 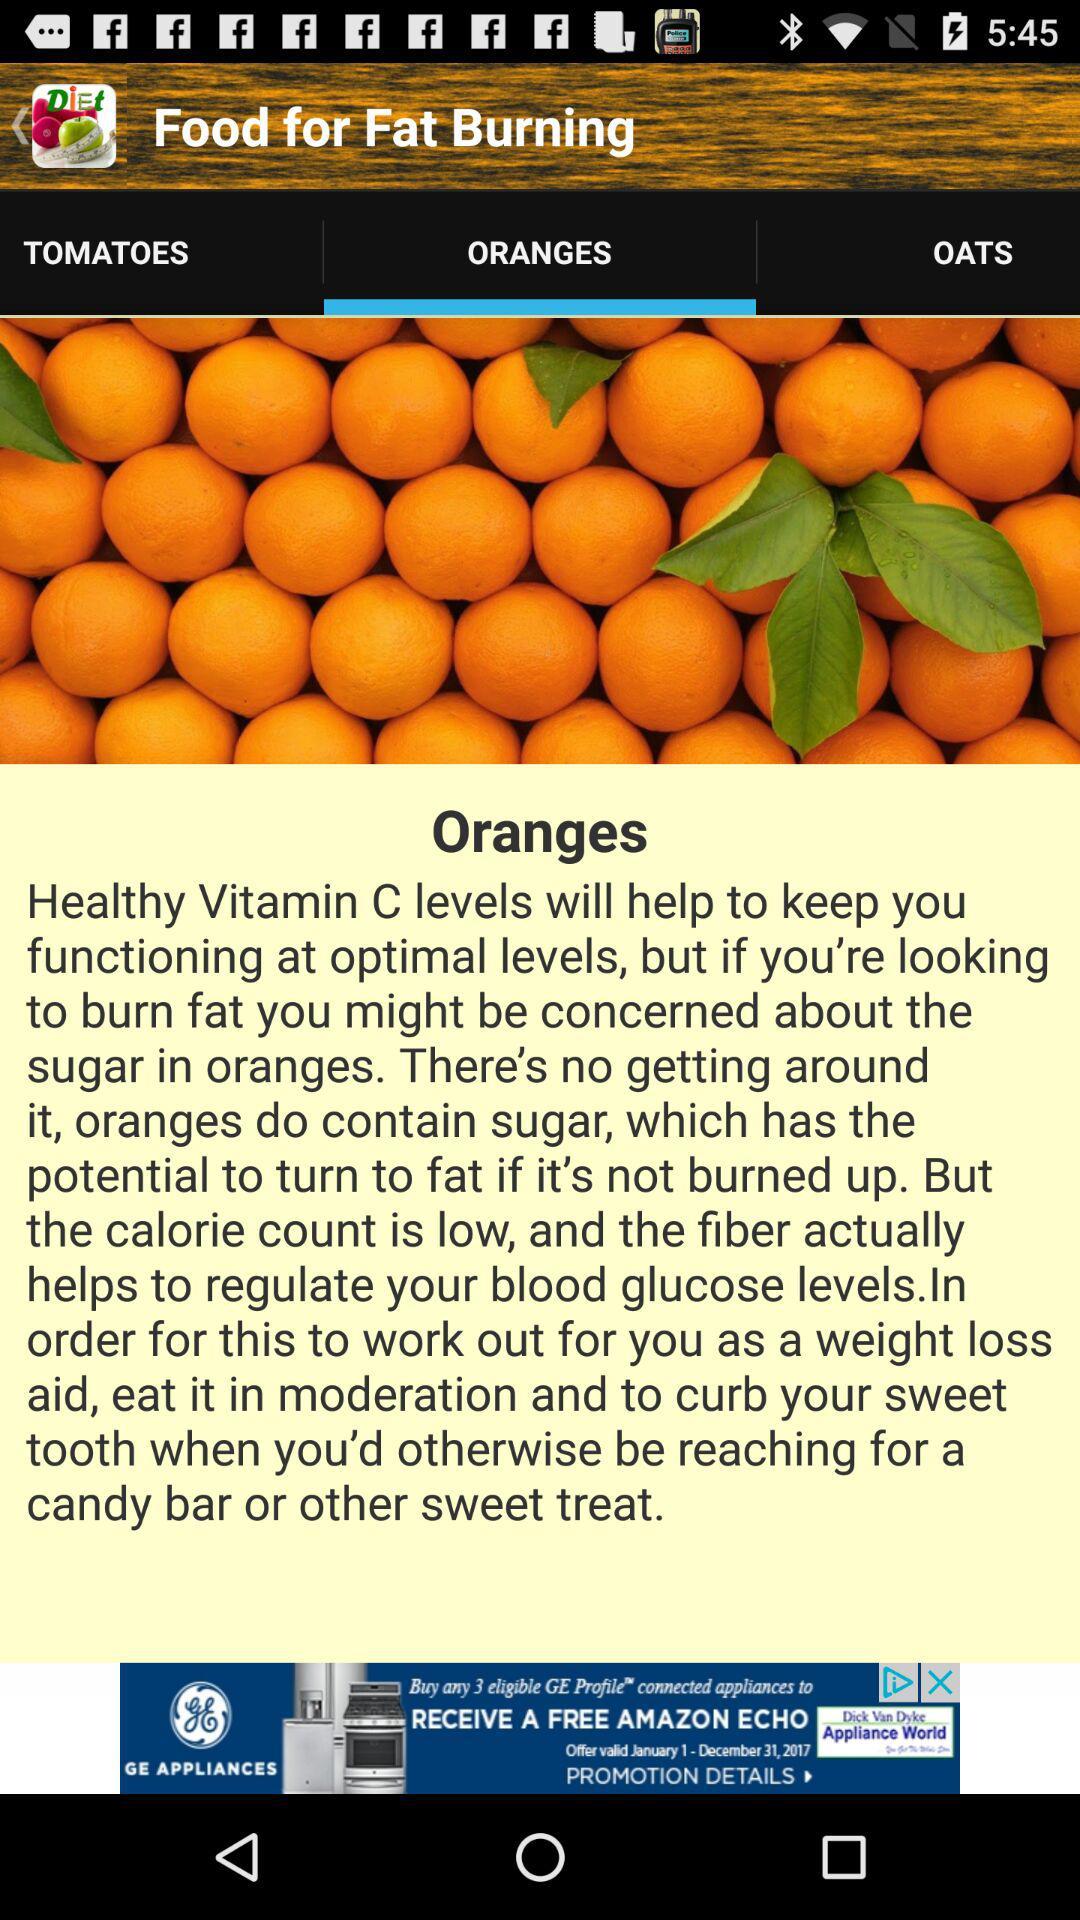 I want to click on open advertisement, so click(x=540, y=1727).